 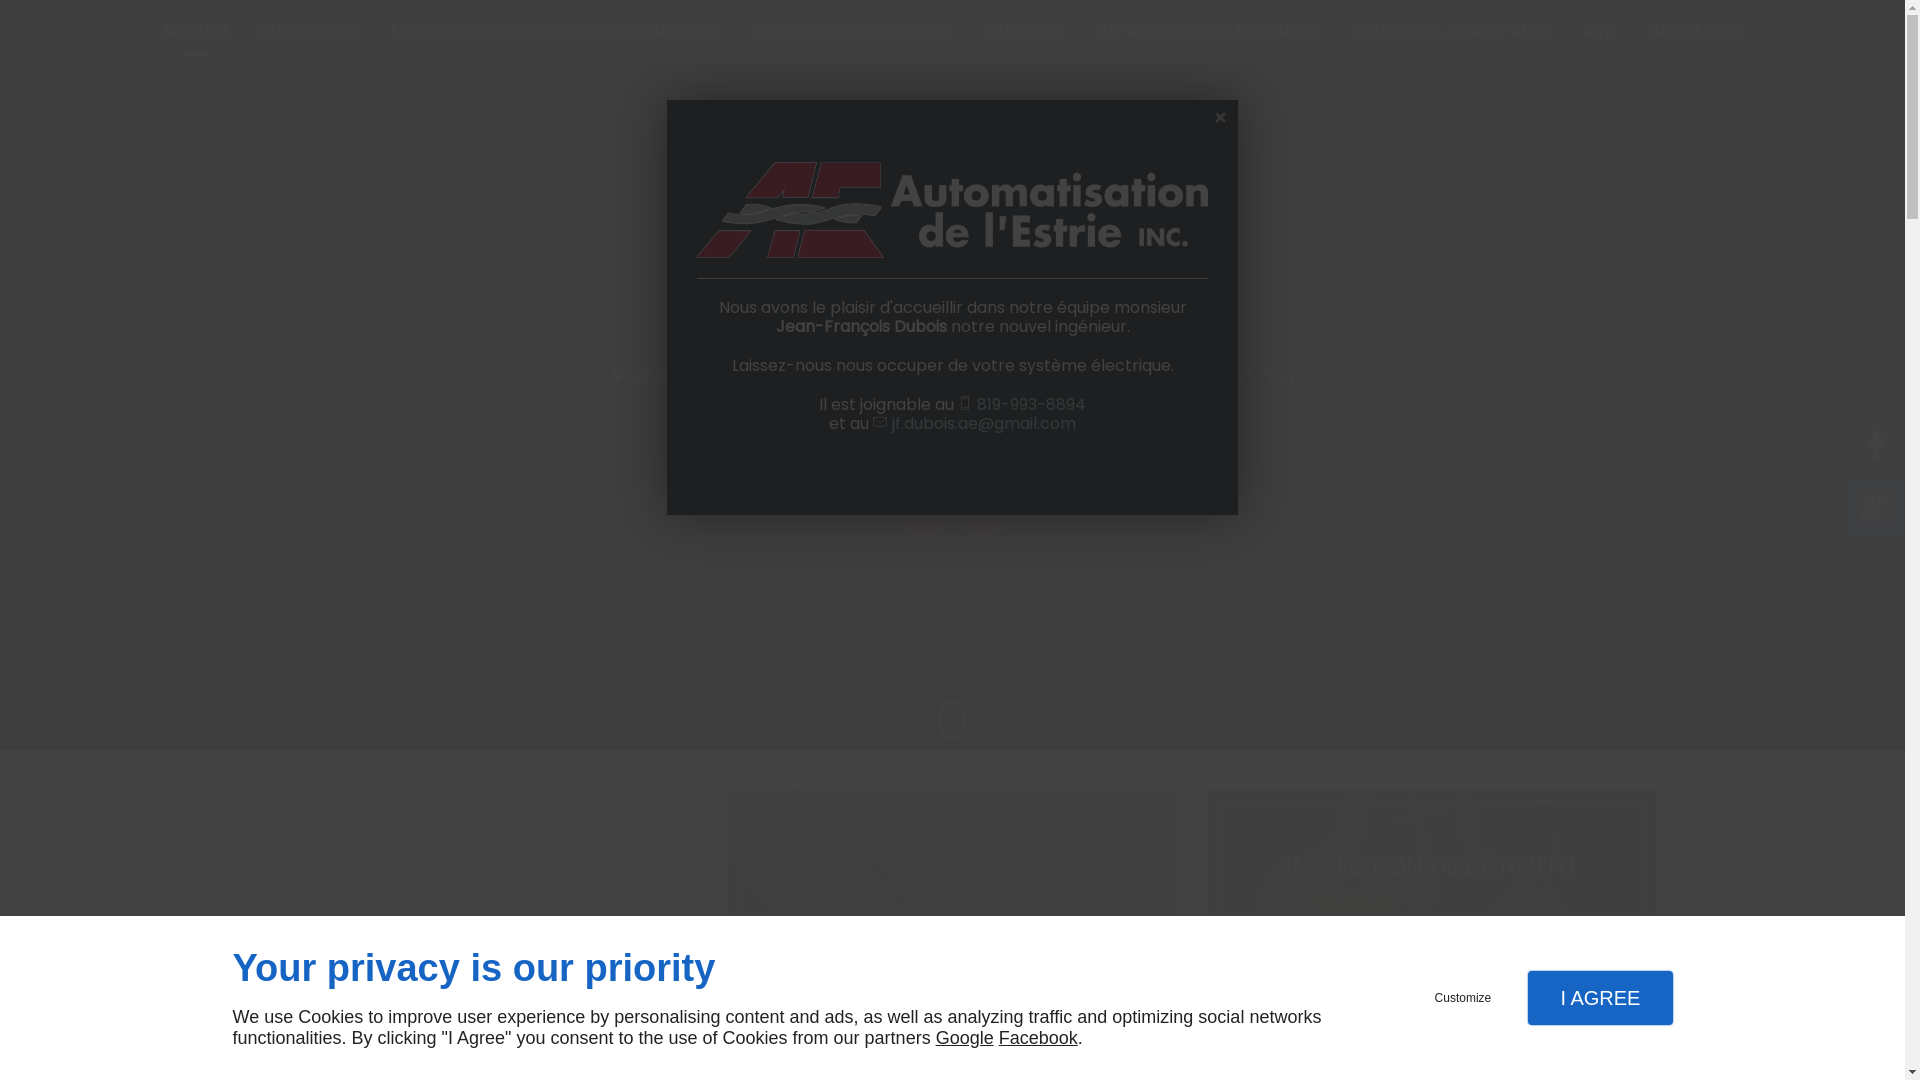 What do you see at coordinates (1452, 31) in the screenshot?
I see `'PLANCHERS CHAUFFANTS'` at bounding box center [1452, 31].